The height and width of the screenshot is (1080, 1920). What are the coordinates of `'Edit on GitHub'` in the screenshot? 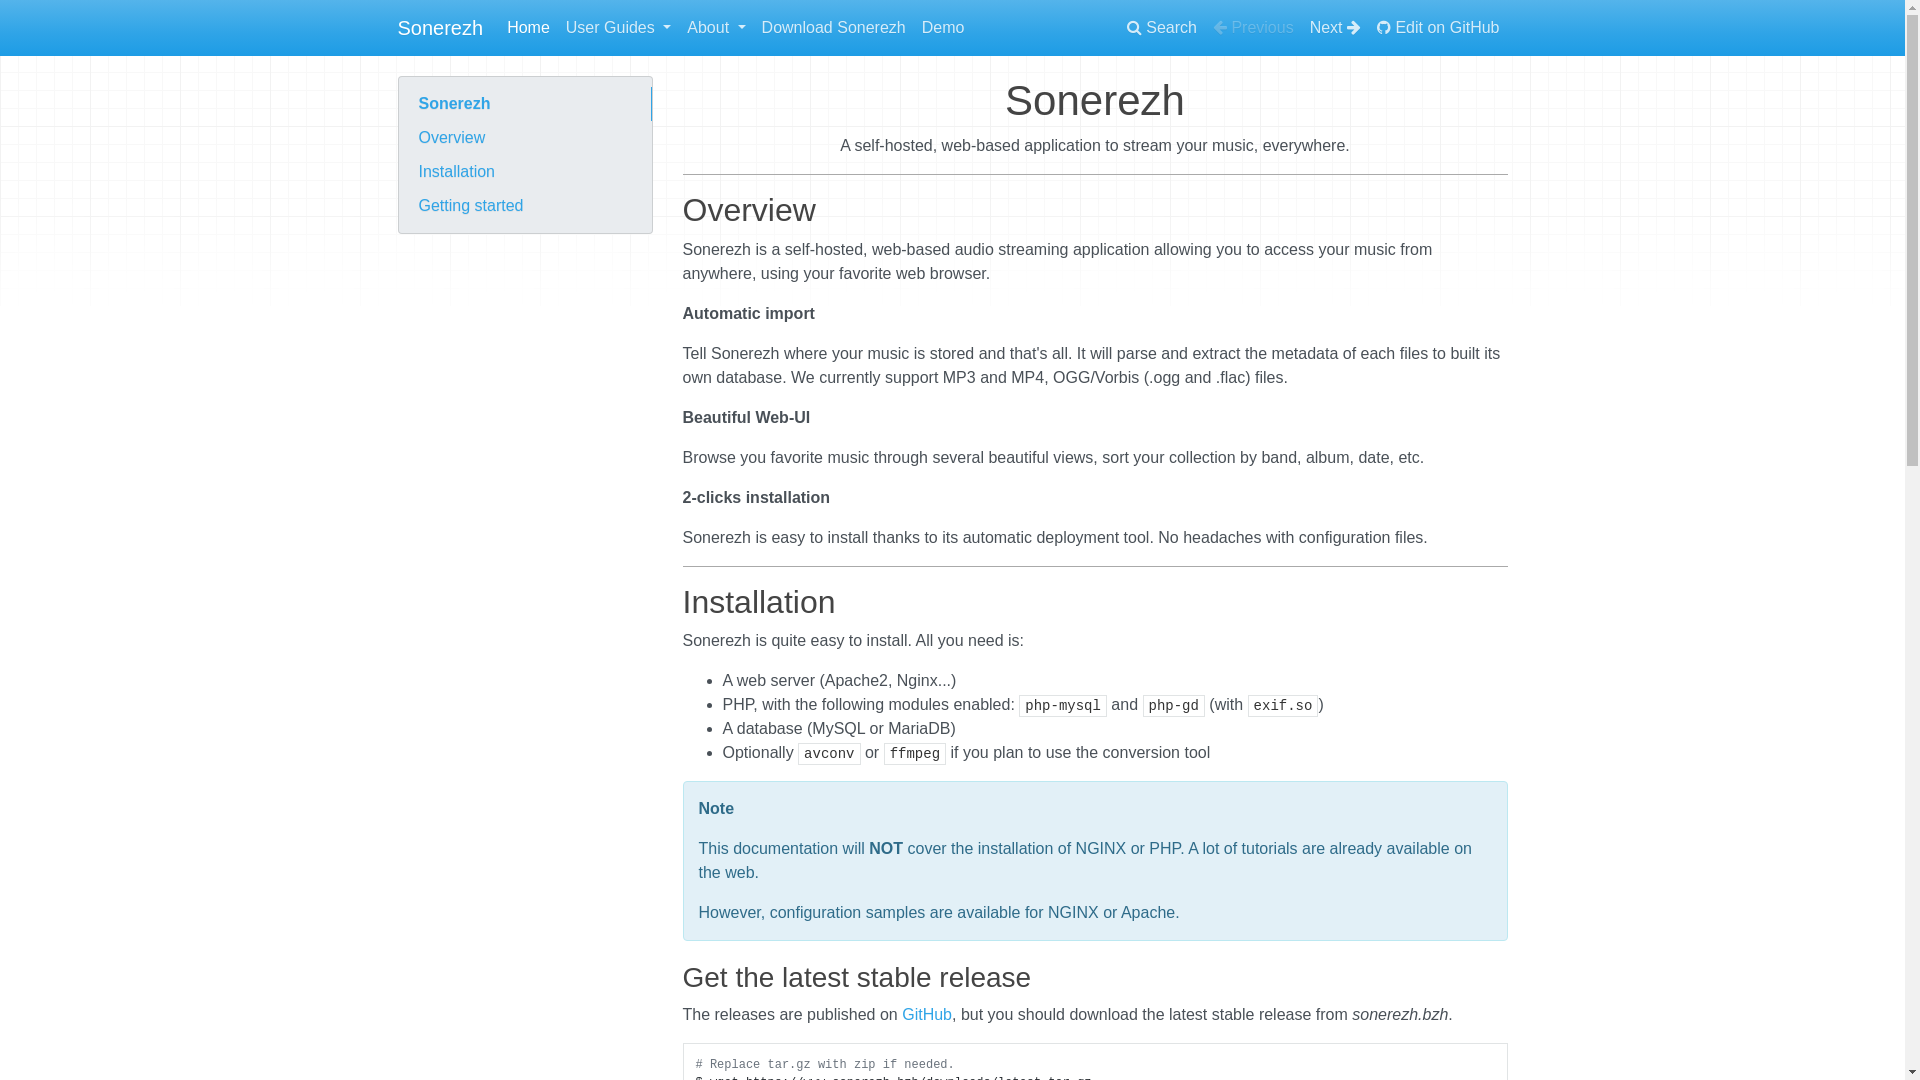 It's located at (1437, 27).